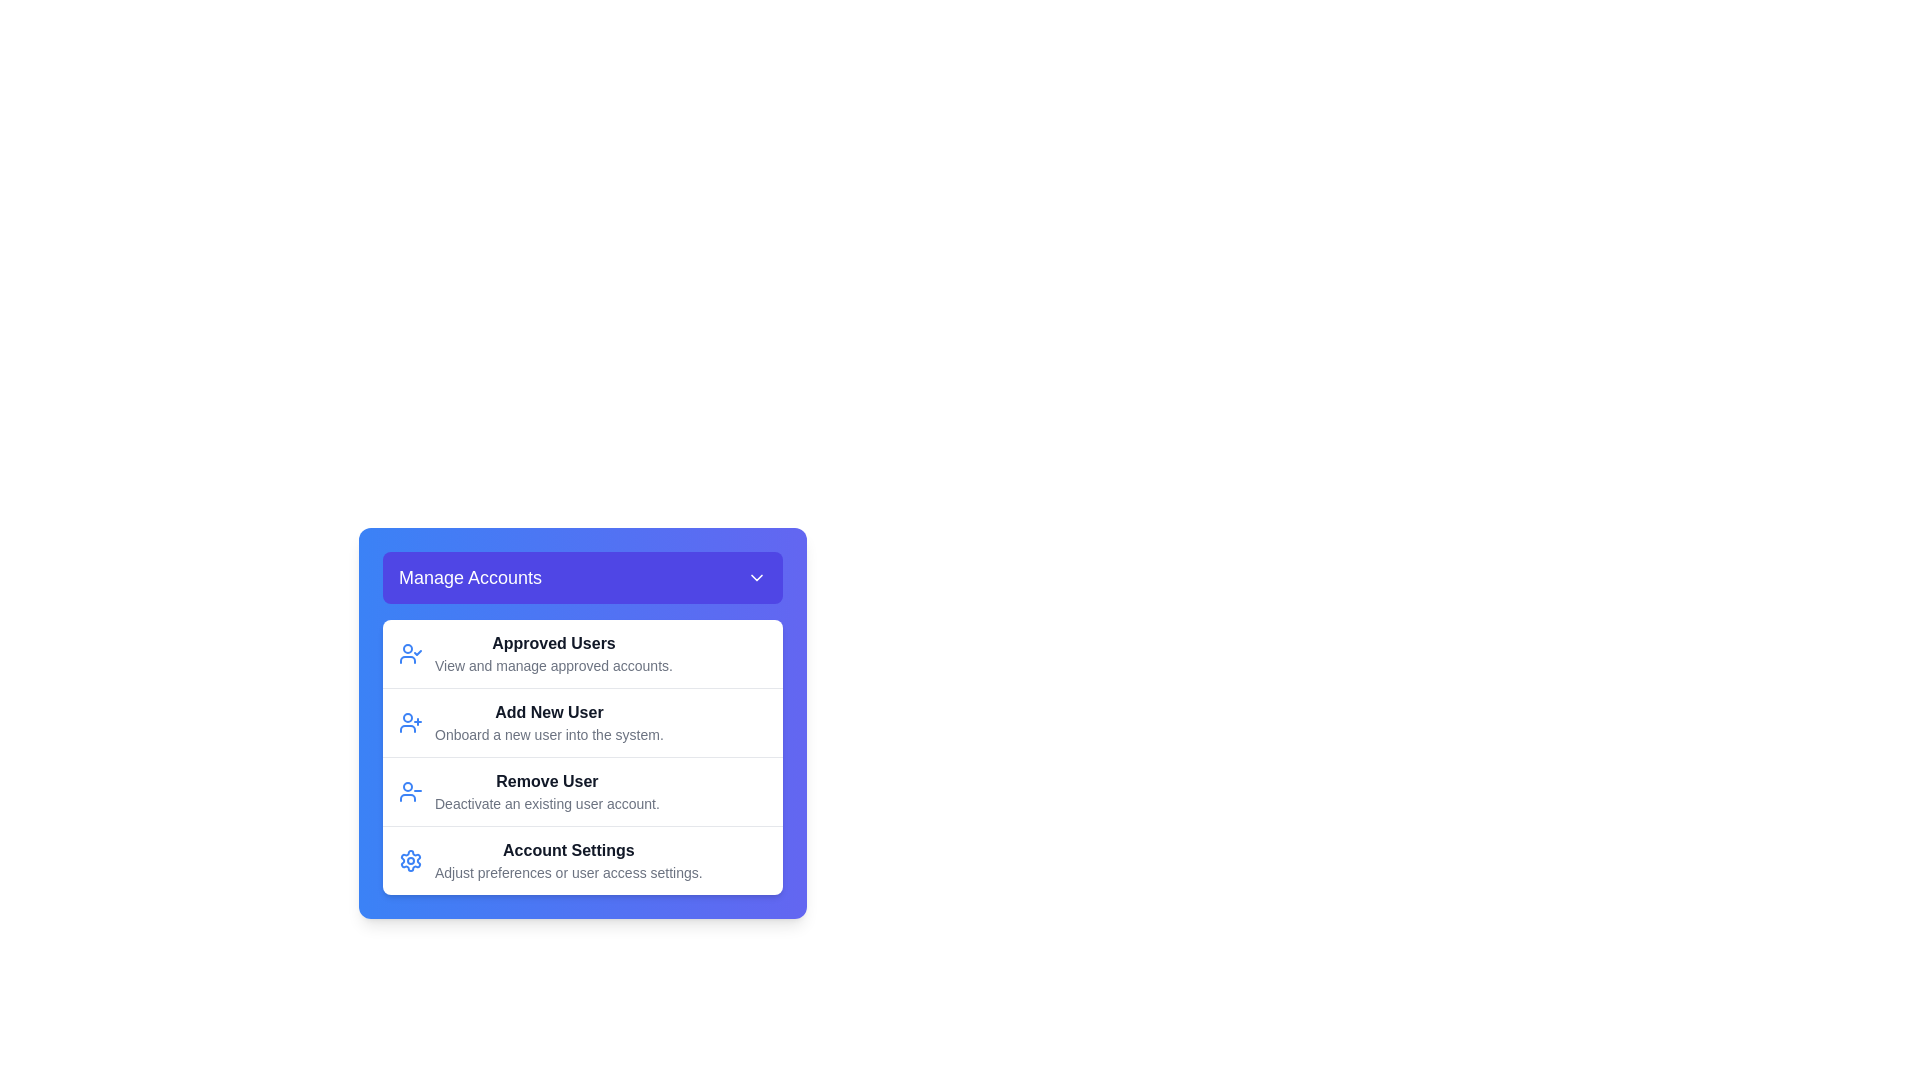  I want to click on the gear icon representing settings, located at the far left of the 'Account Settings' button in the dropdown menu under 'Manage Accounts', so click(410, 859).